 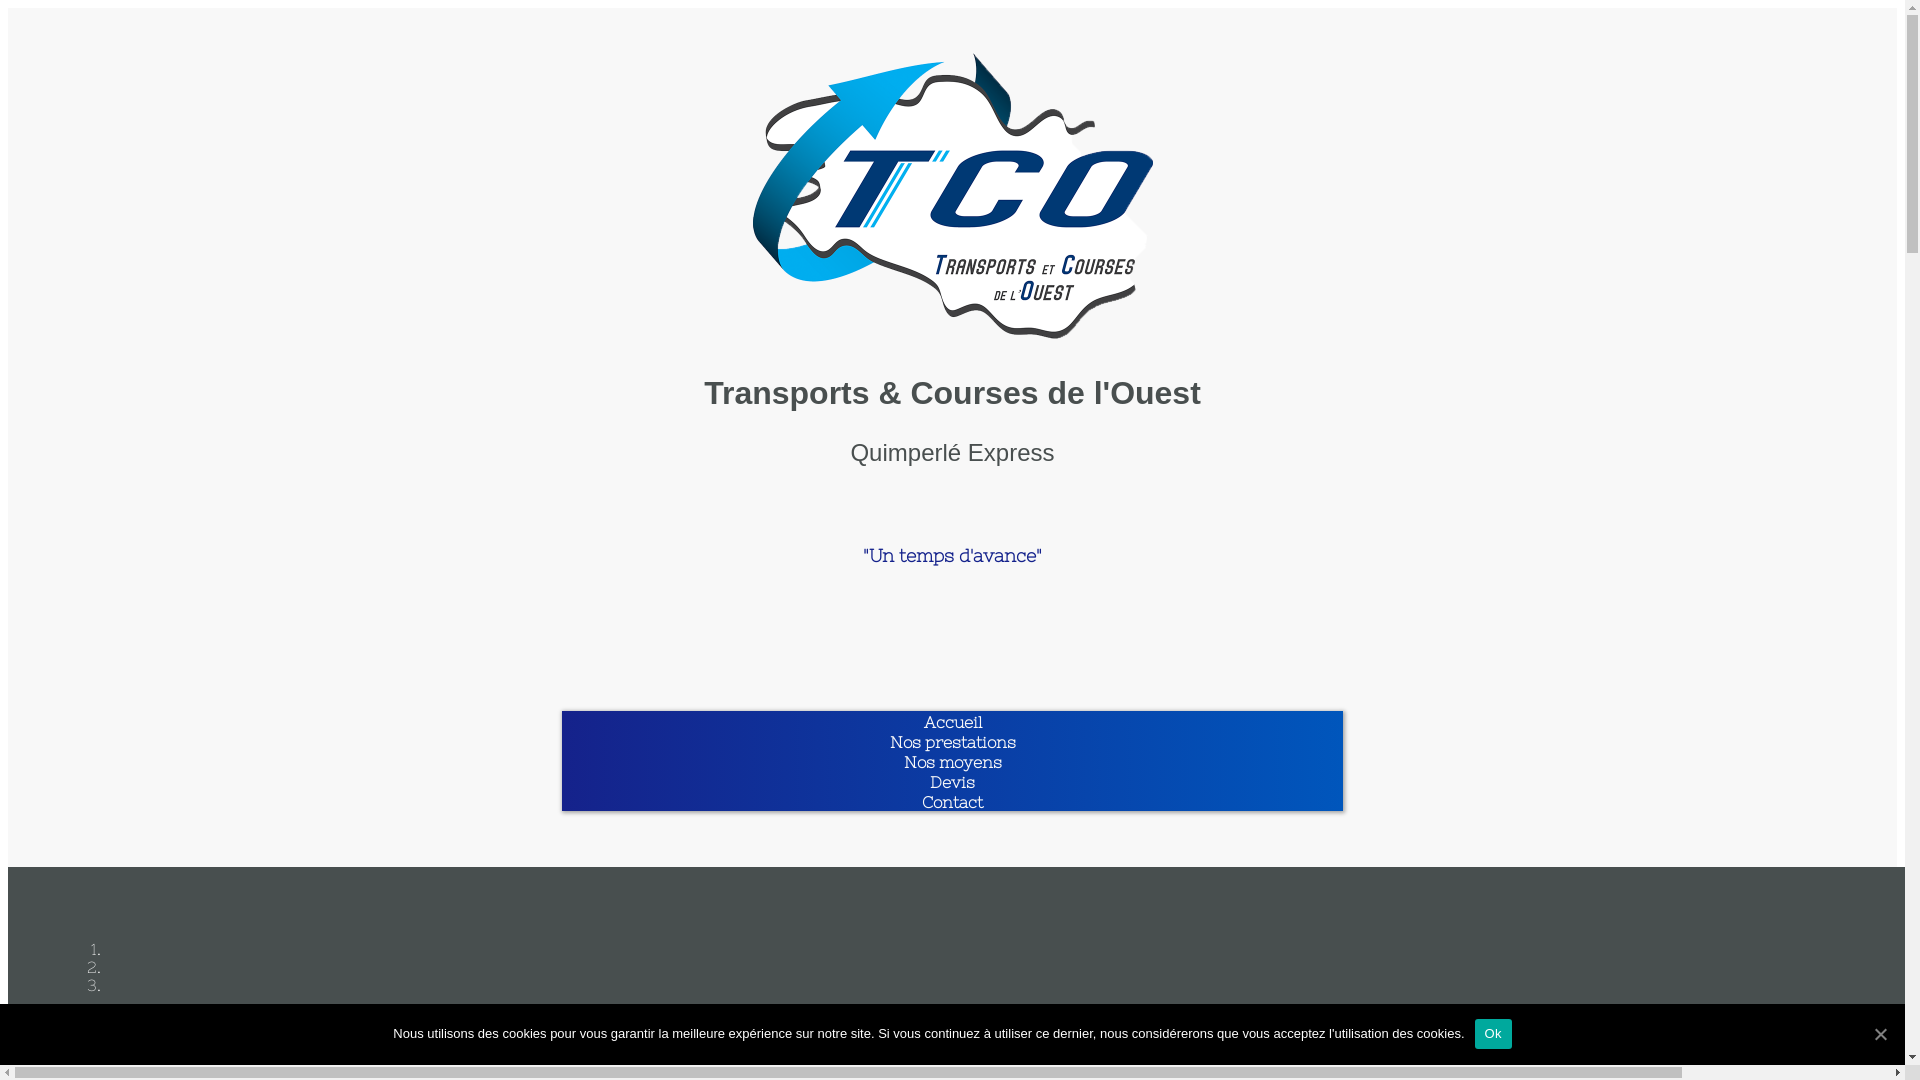 What do you see at coordinates (1493, 1033) in the screenshot?
I see `'Ok'` at bounding box center [1493, 1033].